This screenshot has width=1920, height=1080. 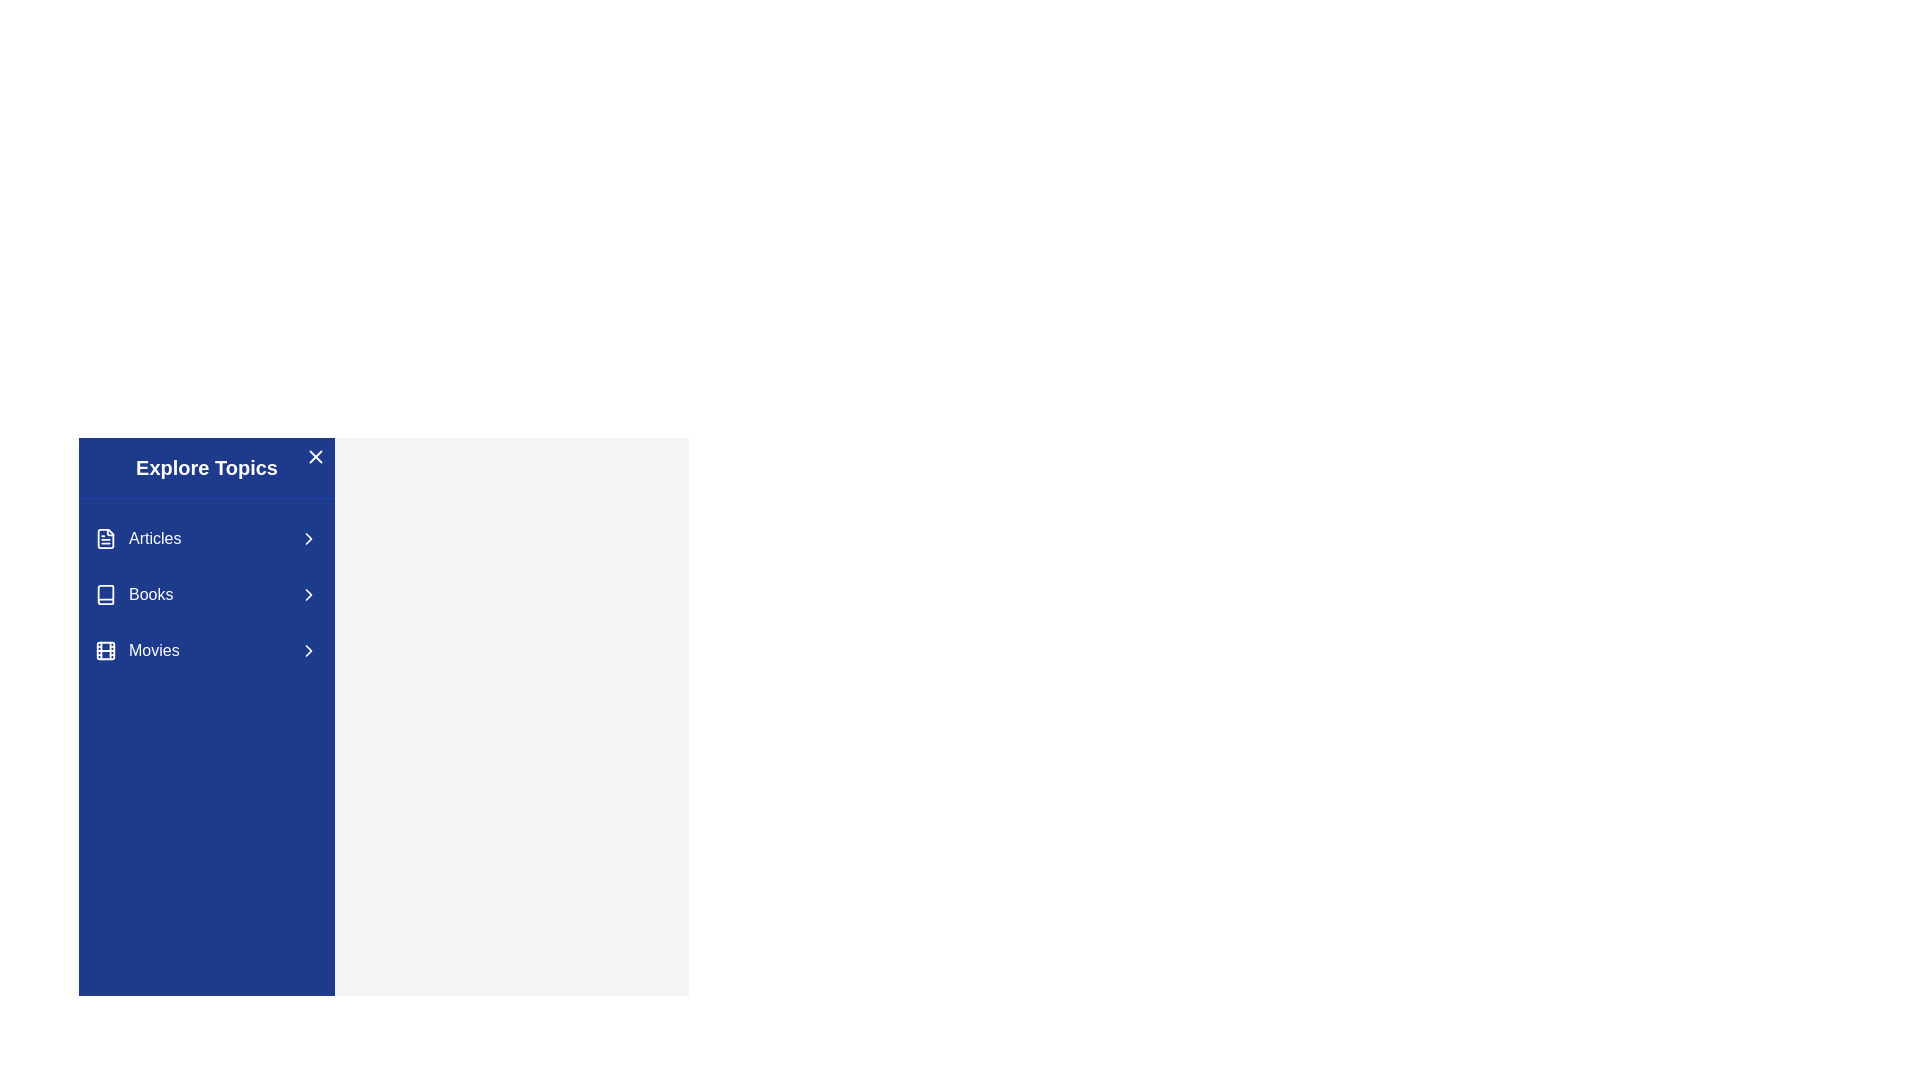 I want to click on the right-pointing arrow icon next to the 'Books' label in the vertical list of the 'Explore Topics' sidebar, so click(x=307, y=593).